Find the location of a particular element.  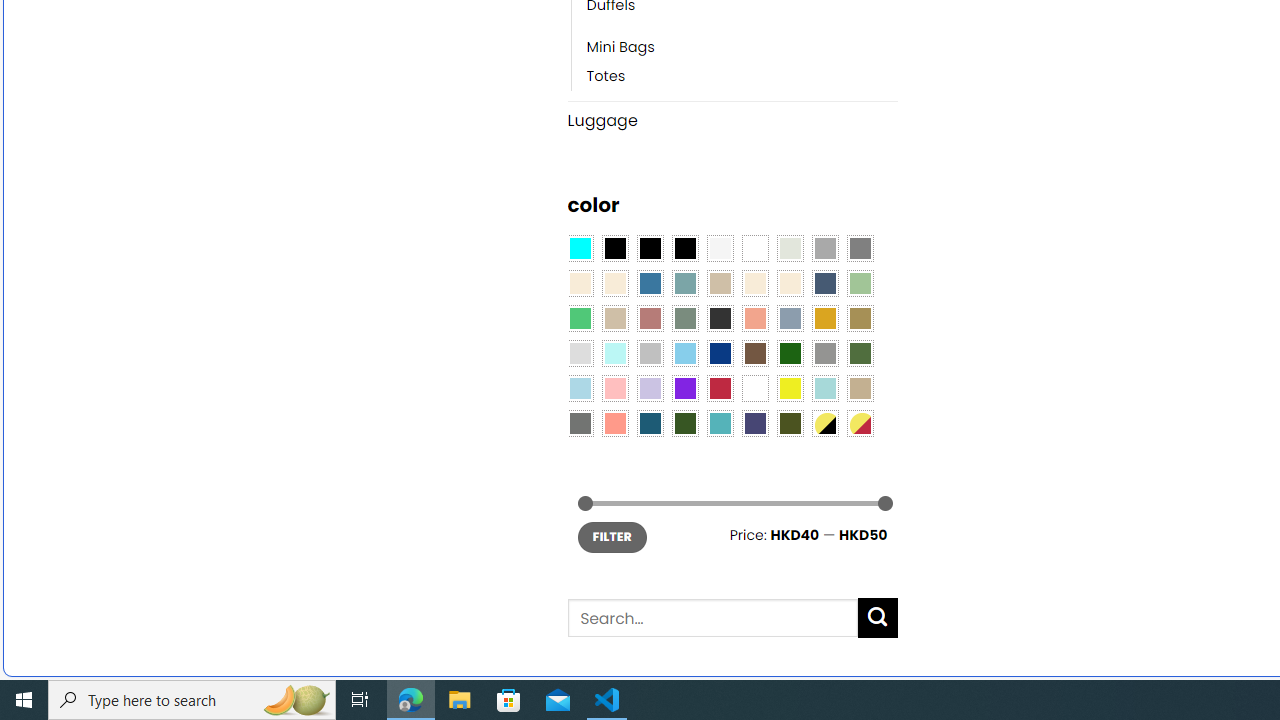

'Purple Navy' is located at coordinates (754, 423).